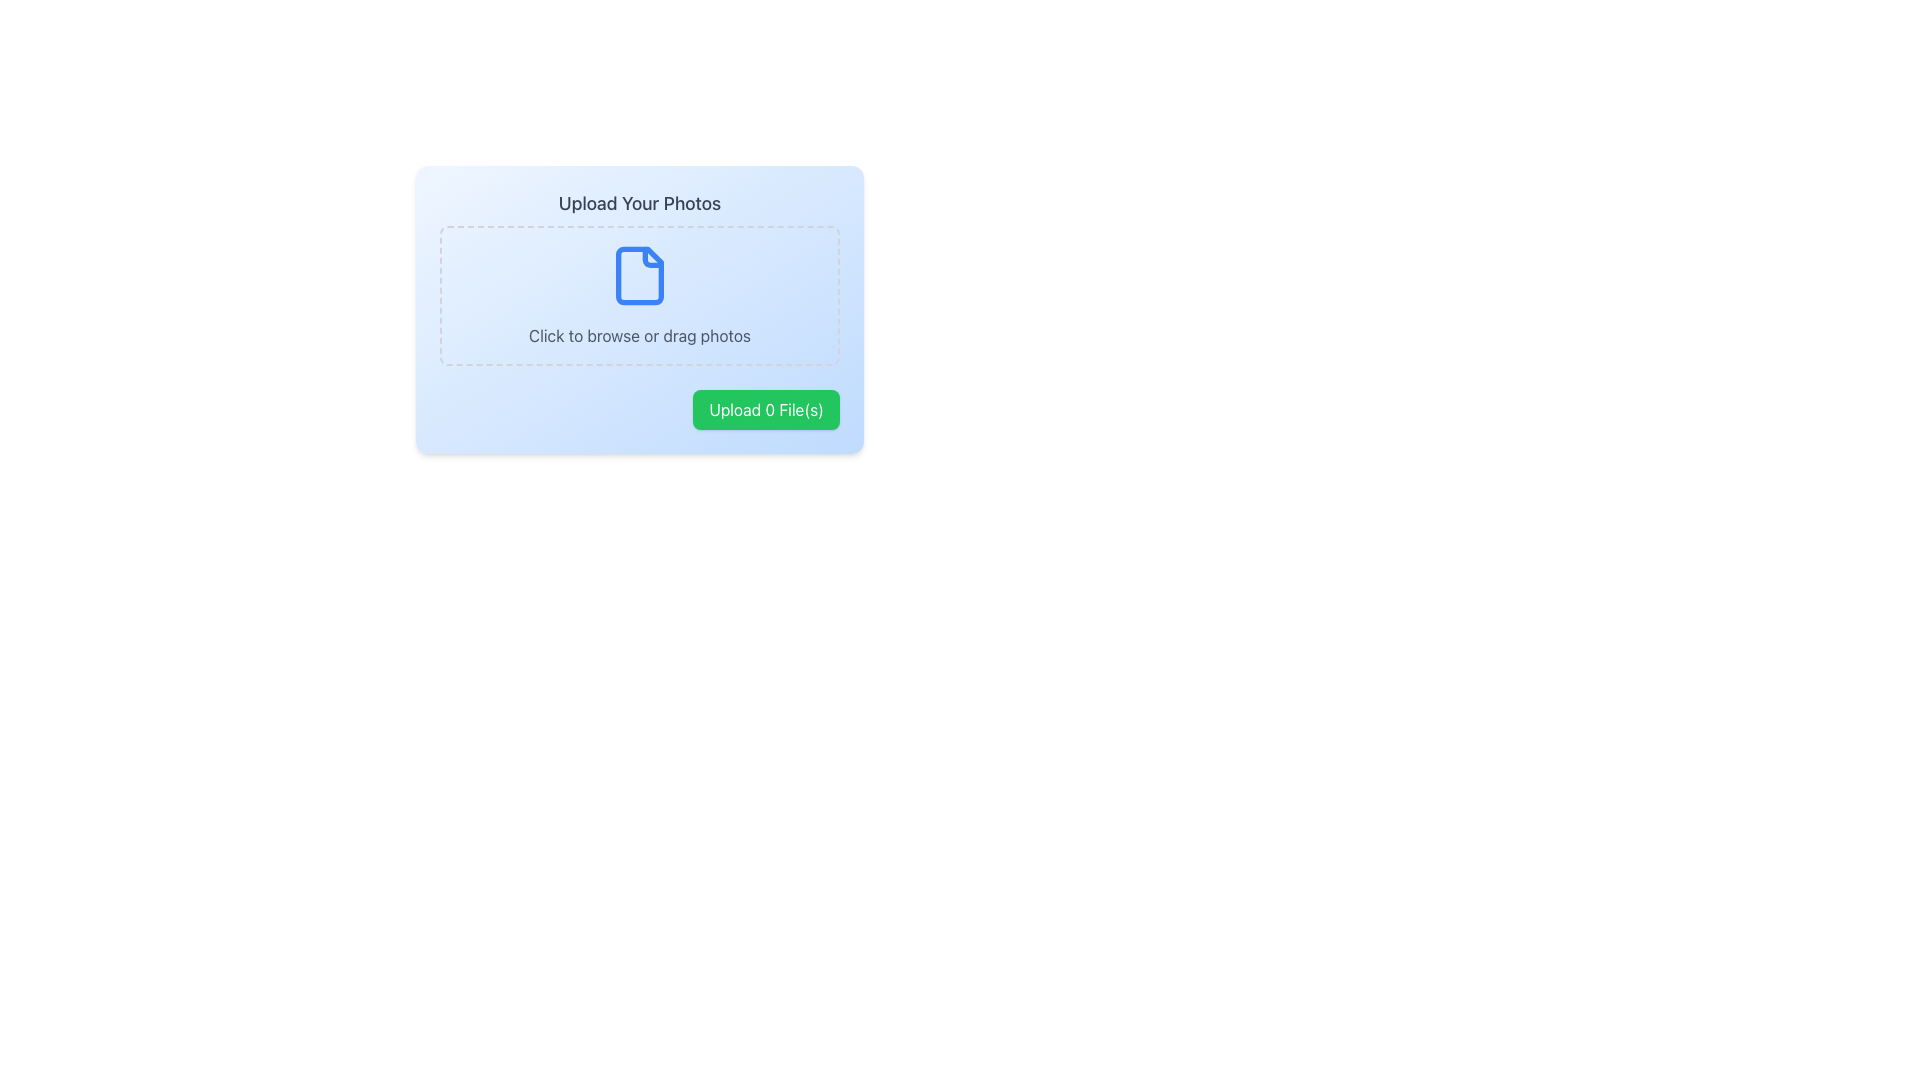  Describe the element at coordinates (638, 276) in the screenshot. I see `the file upload icon located centrally within the dashed rectangle of the 'Upload Your Photos' layout, positioned above the 'Click to browse or drag photos' text` at that location.